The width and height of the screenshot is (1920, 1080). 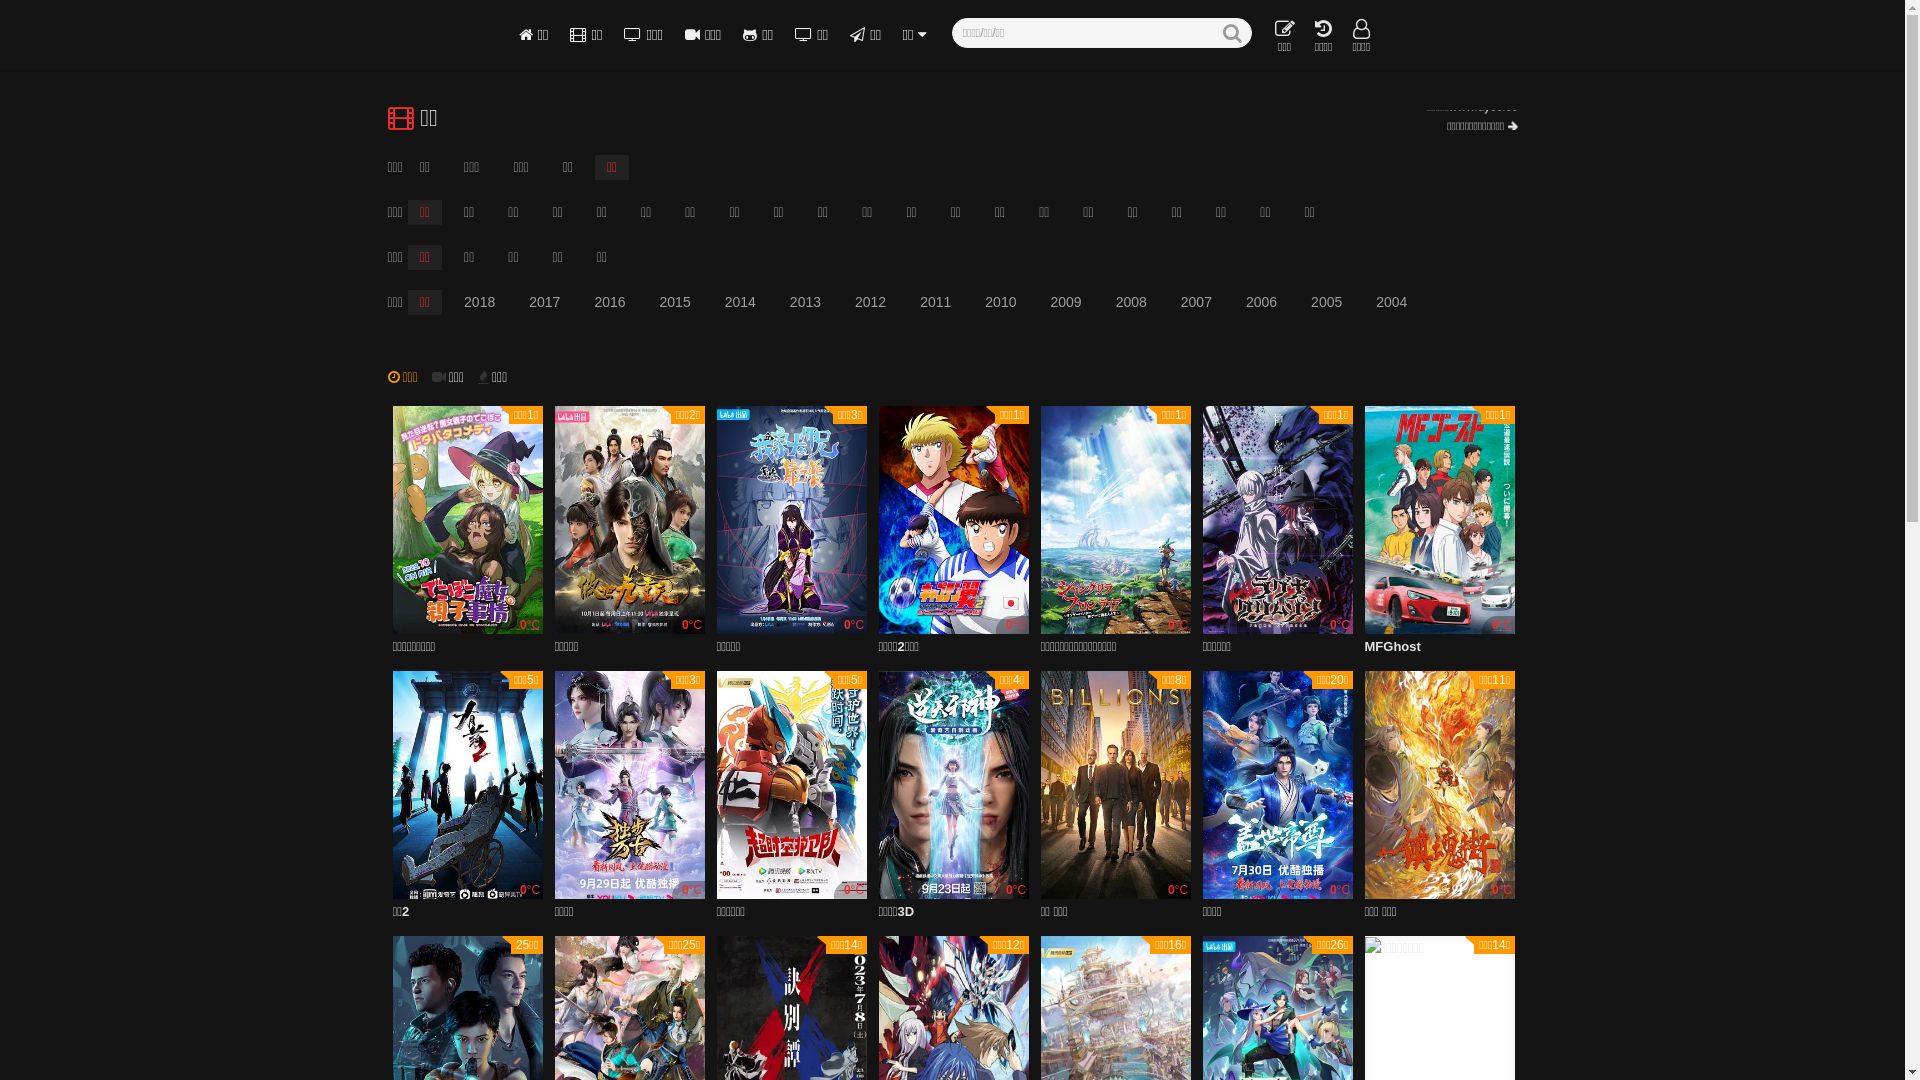 What do you see at coordinates (906, 302) in the screenshot?
I see `'2011'` at bounding box center [906, 302].